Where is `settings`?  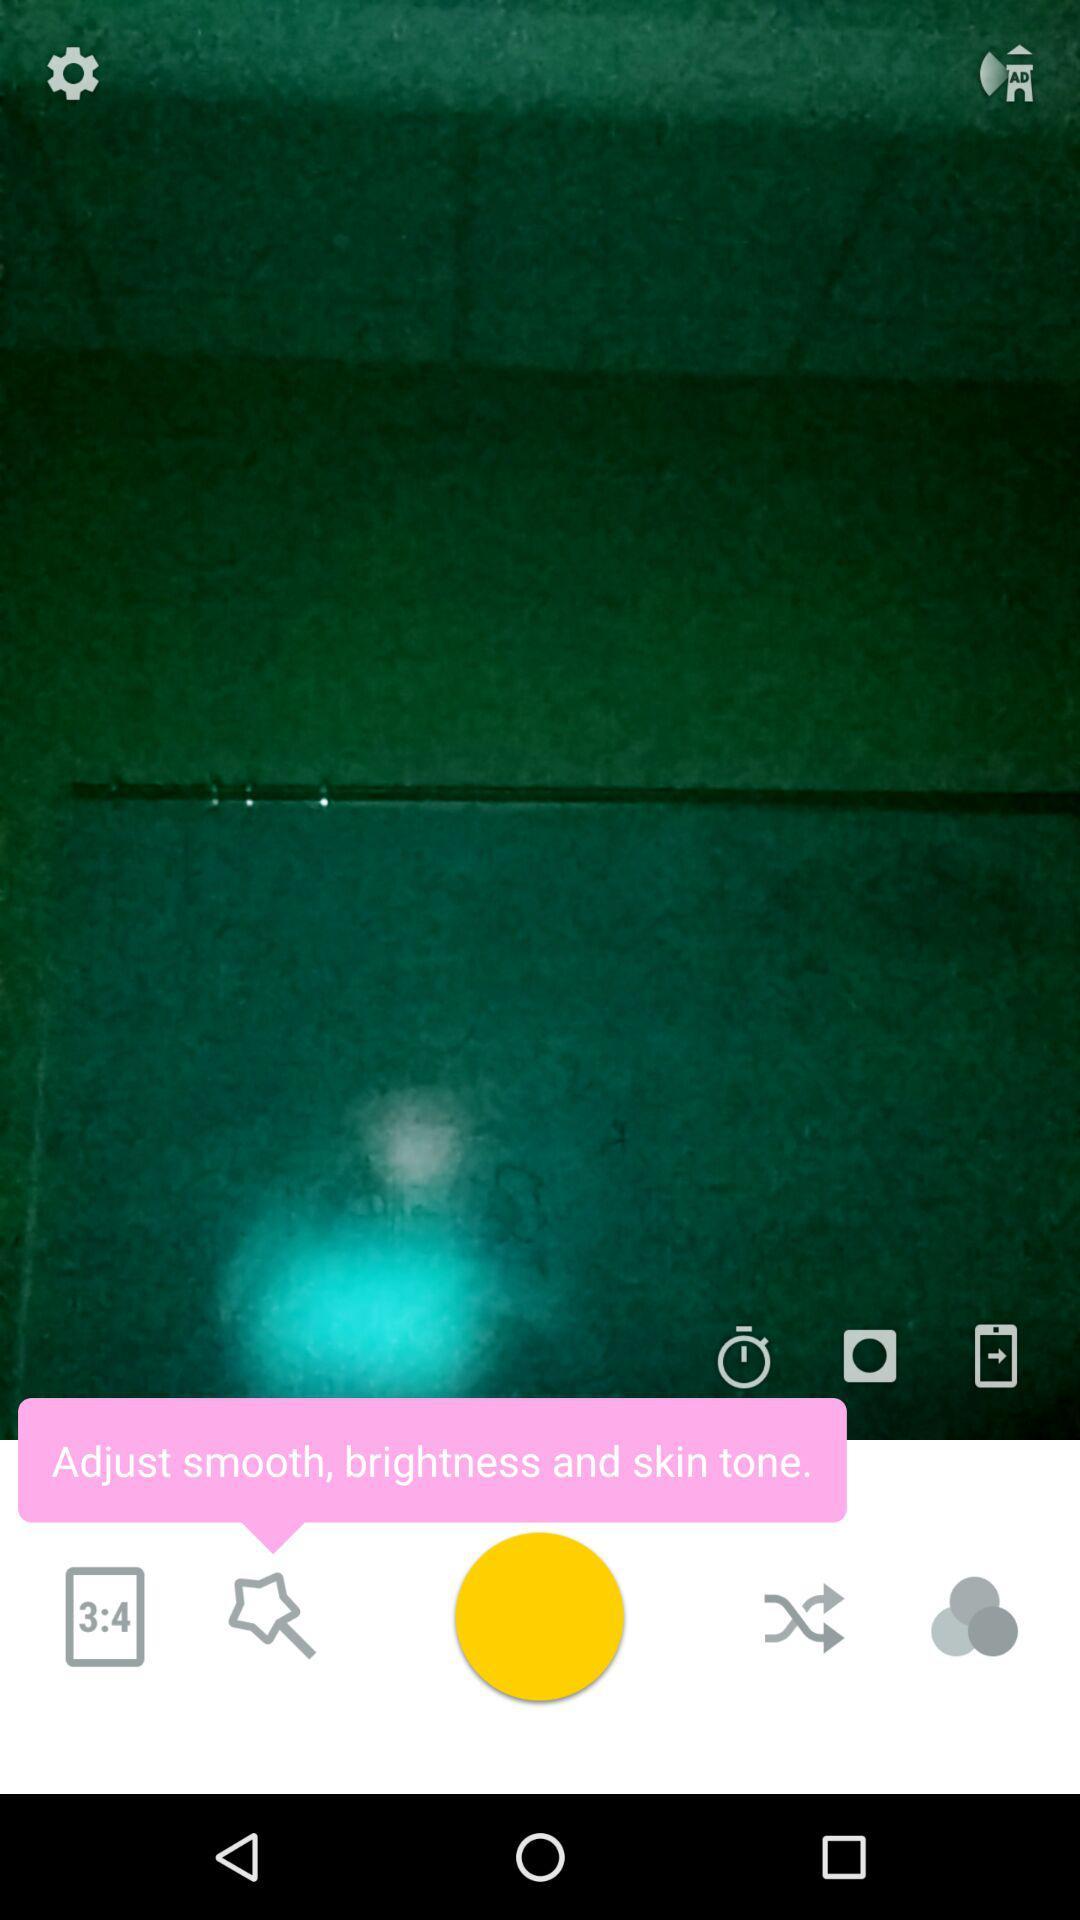 settings is located at coordinates (72, 73).